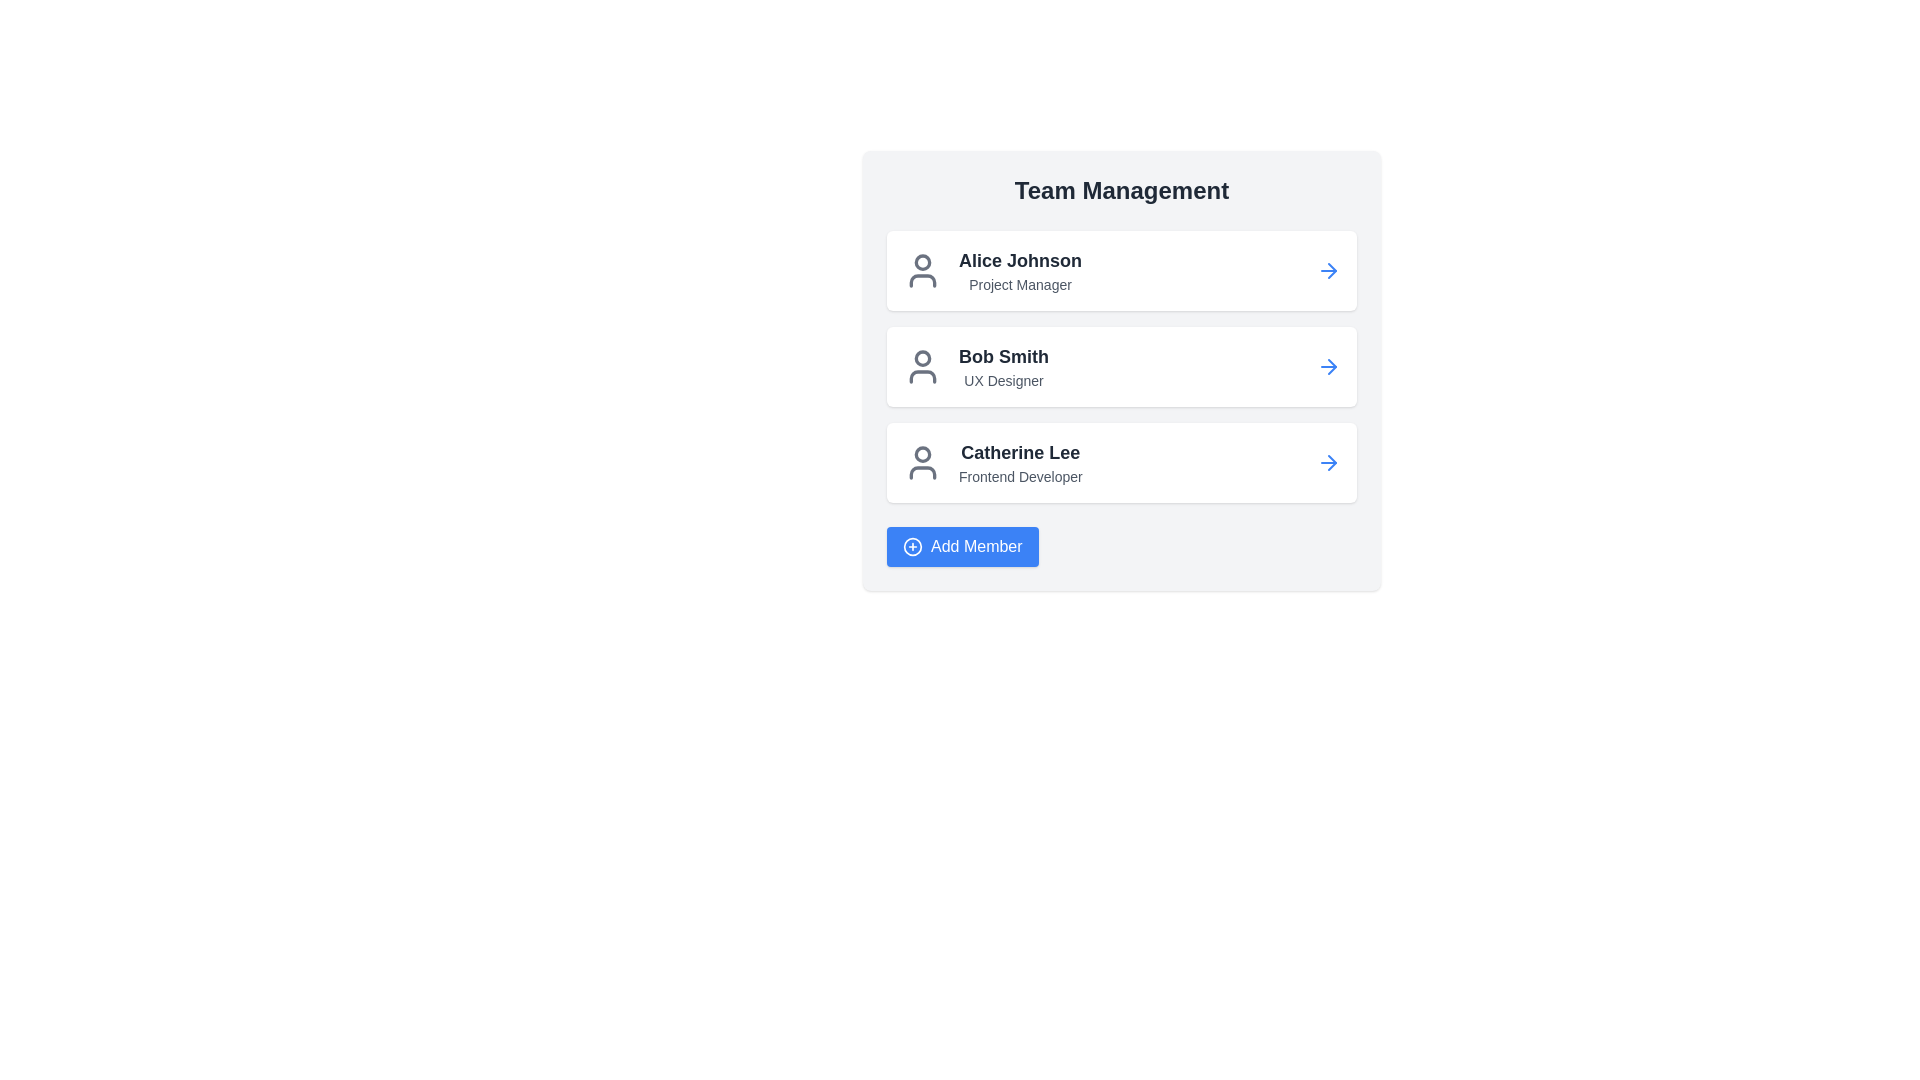 This screenshot has width=1920, height=1080. Describe the element at coordinates (1332, 366) in the screenshot. I see `the right-pointing blue arrow icon associated with 'Bob Smith' in the team members list` at that location.